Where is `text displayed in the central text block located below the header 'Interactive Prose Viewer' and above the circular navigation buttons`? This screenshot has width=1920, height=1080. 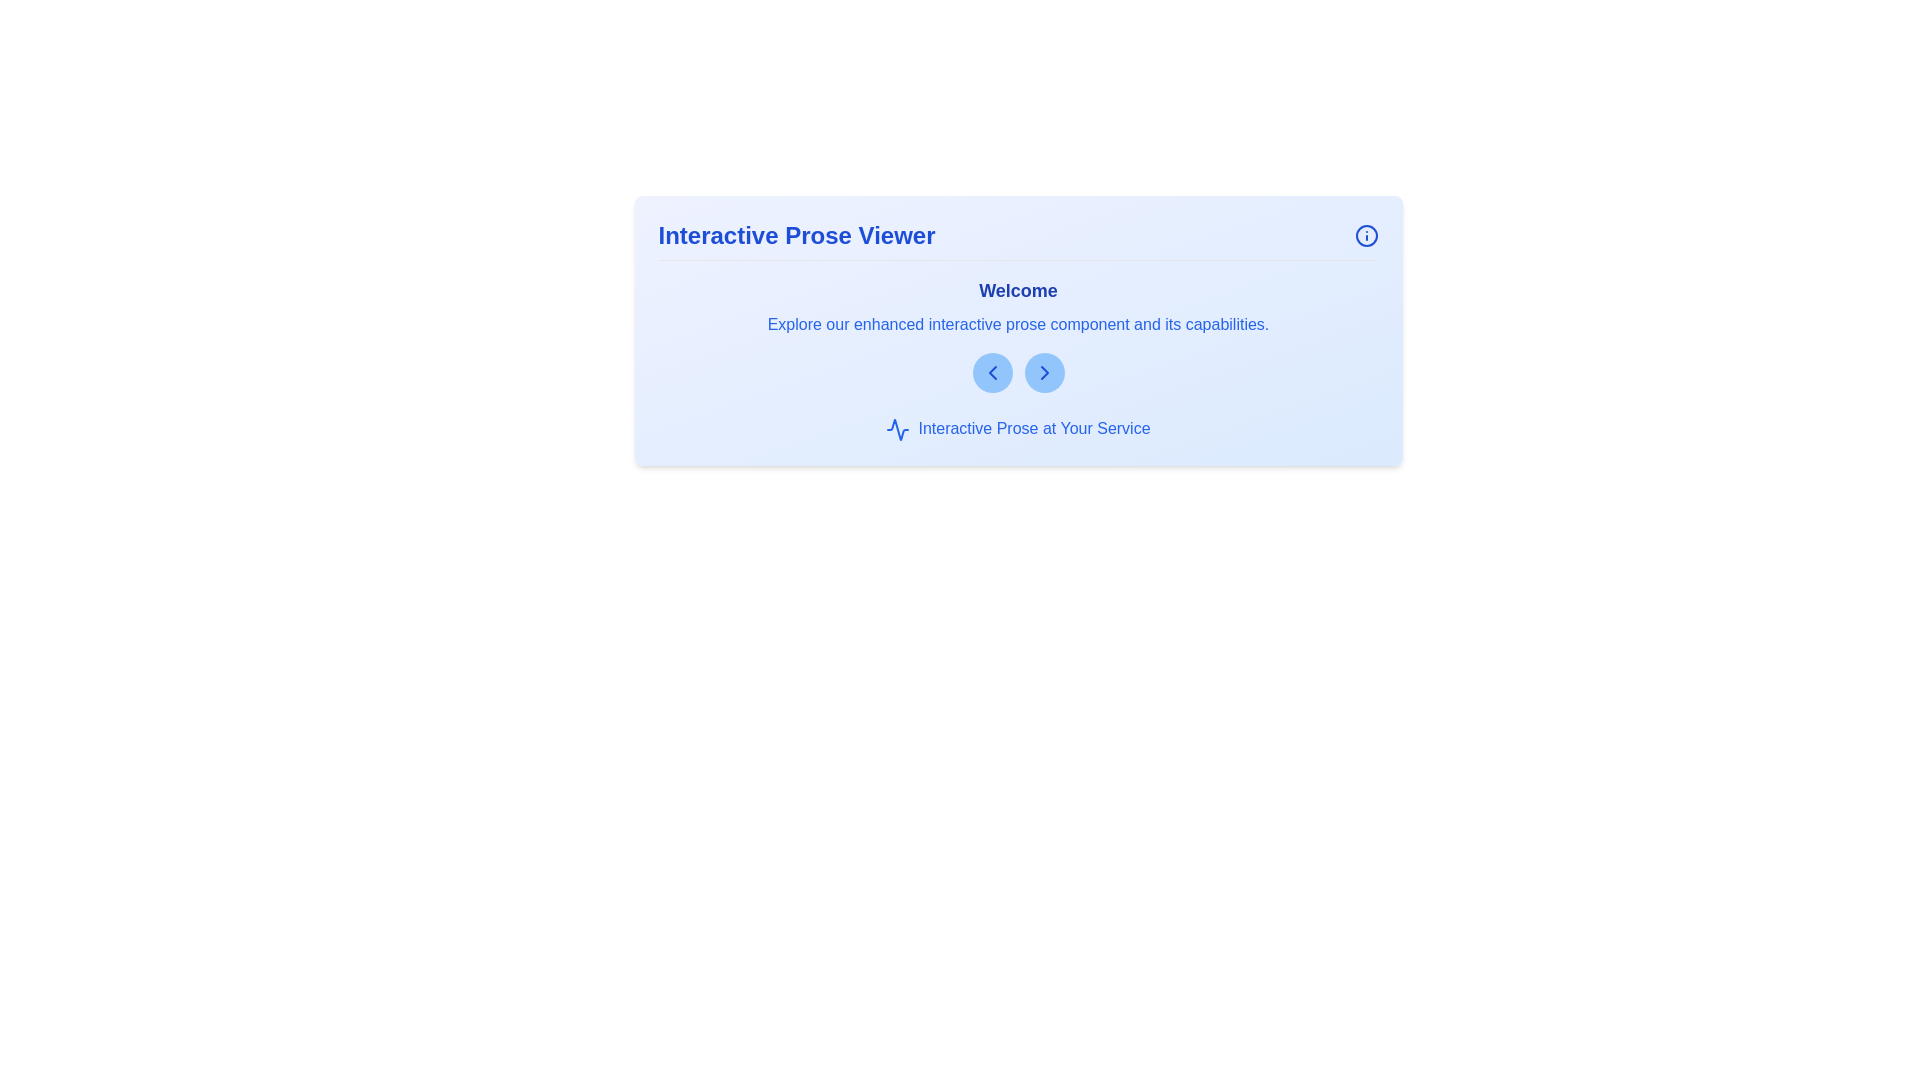 text displayed in the central text block located below the header 'Interactive Prose Viewer' and above the circular navigation buttons is located at coordinates (1018, 334).